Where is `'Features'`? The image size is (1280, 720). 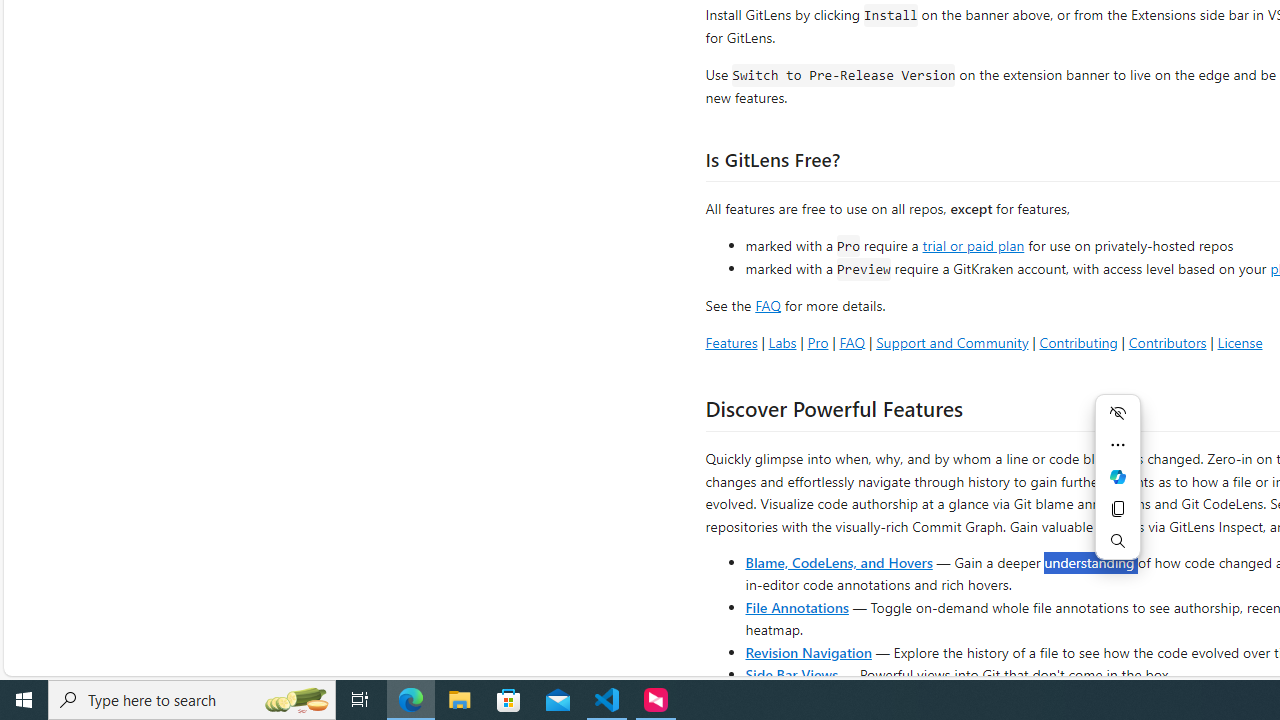
'Features' is located at coordinates (730, 341).